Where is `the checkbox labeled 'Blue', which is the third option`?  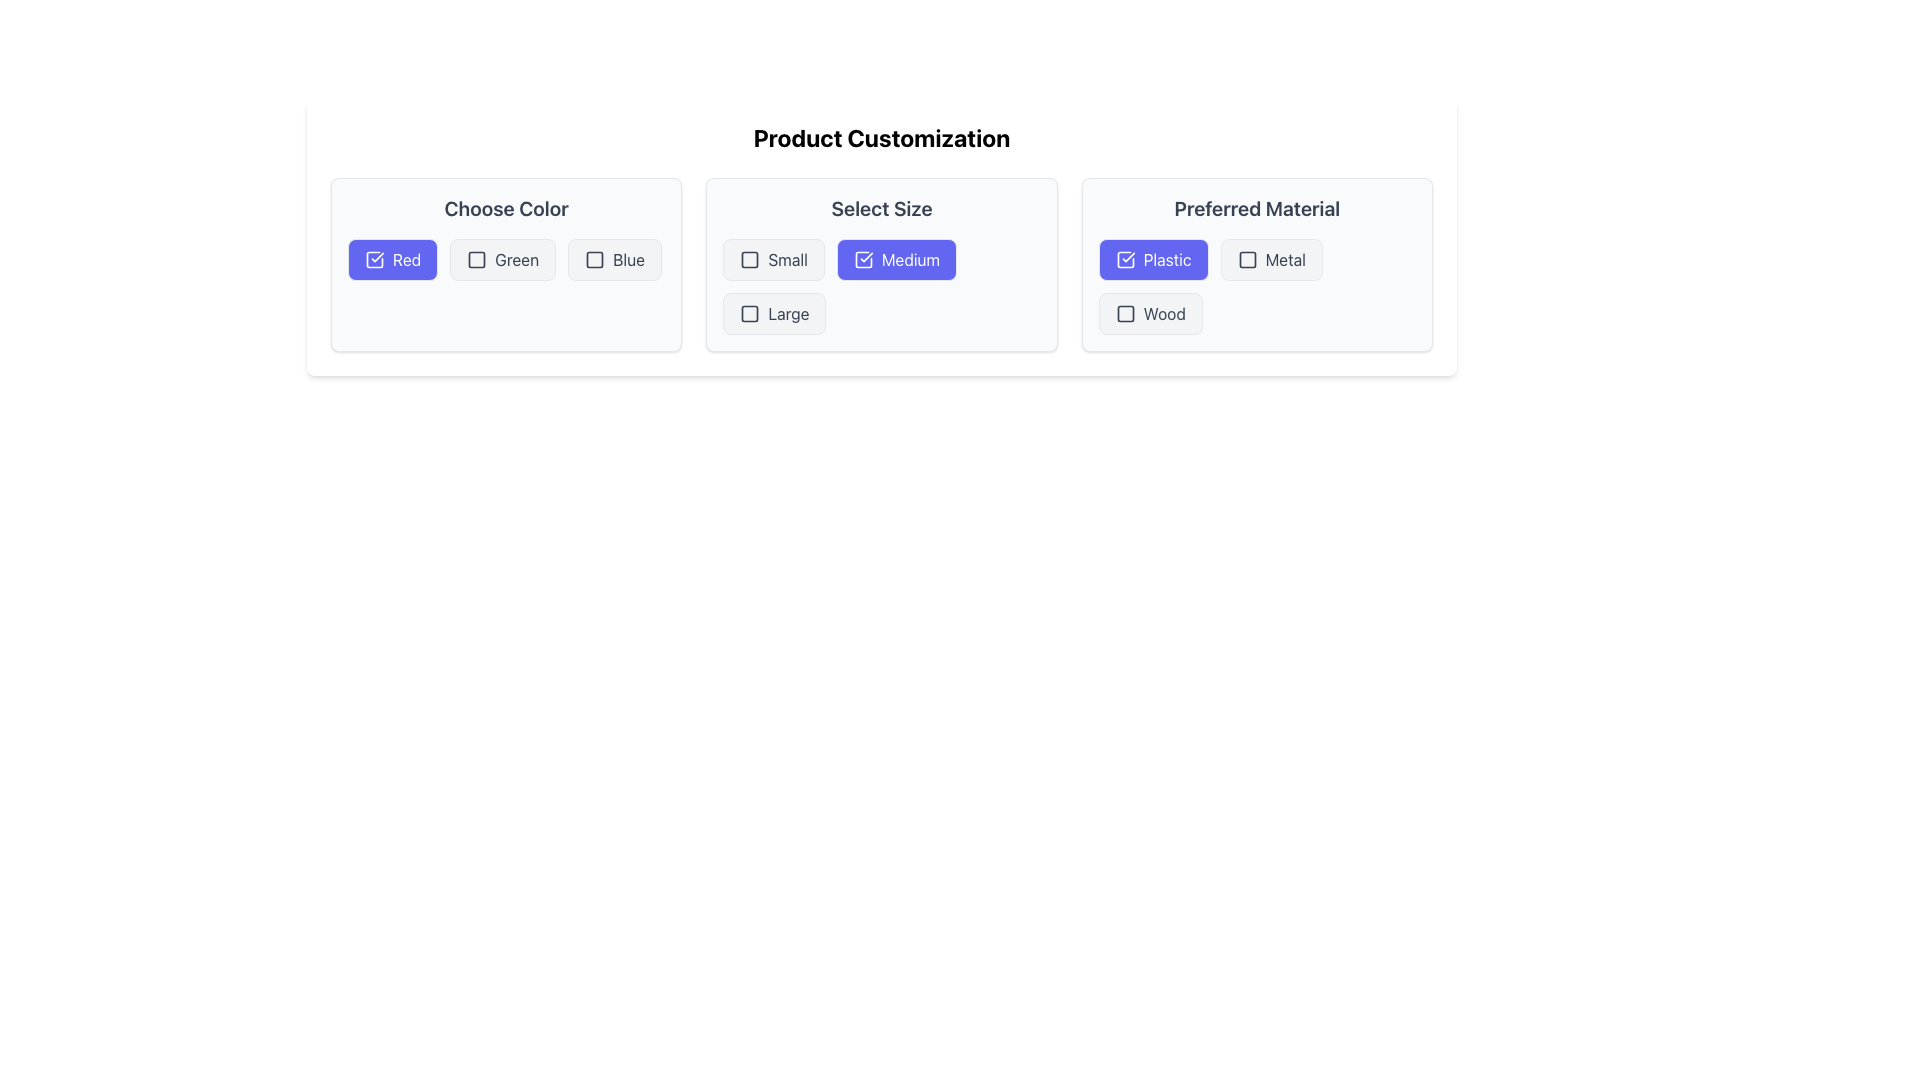 the checkbox labeled 'Blue', which is the third option is located at coordinates (594, 258).